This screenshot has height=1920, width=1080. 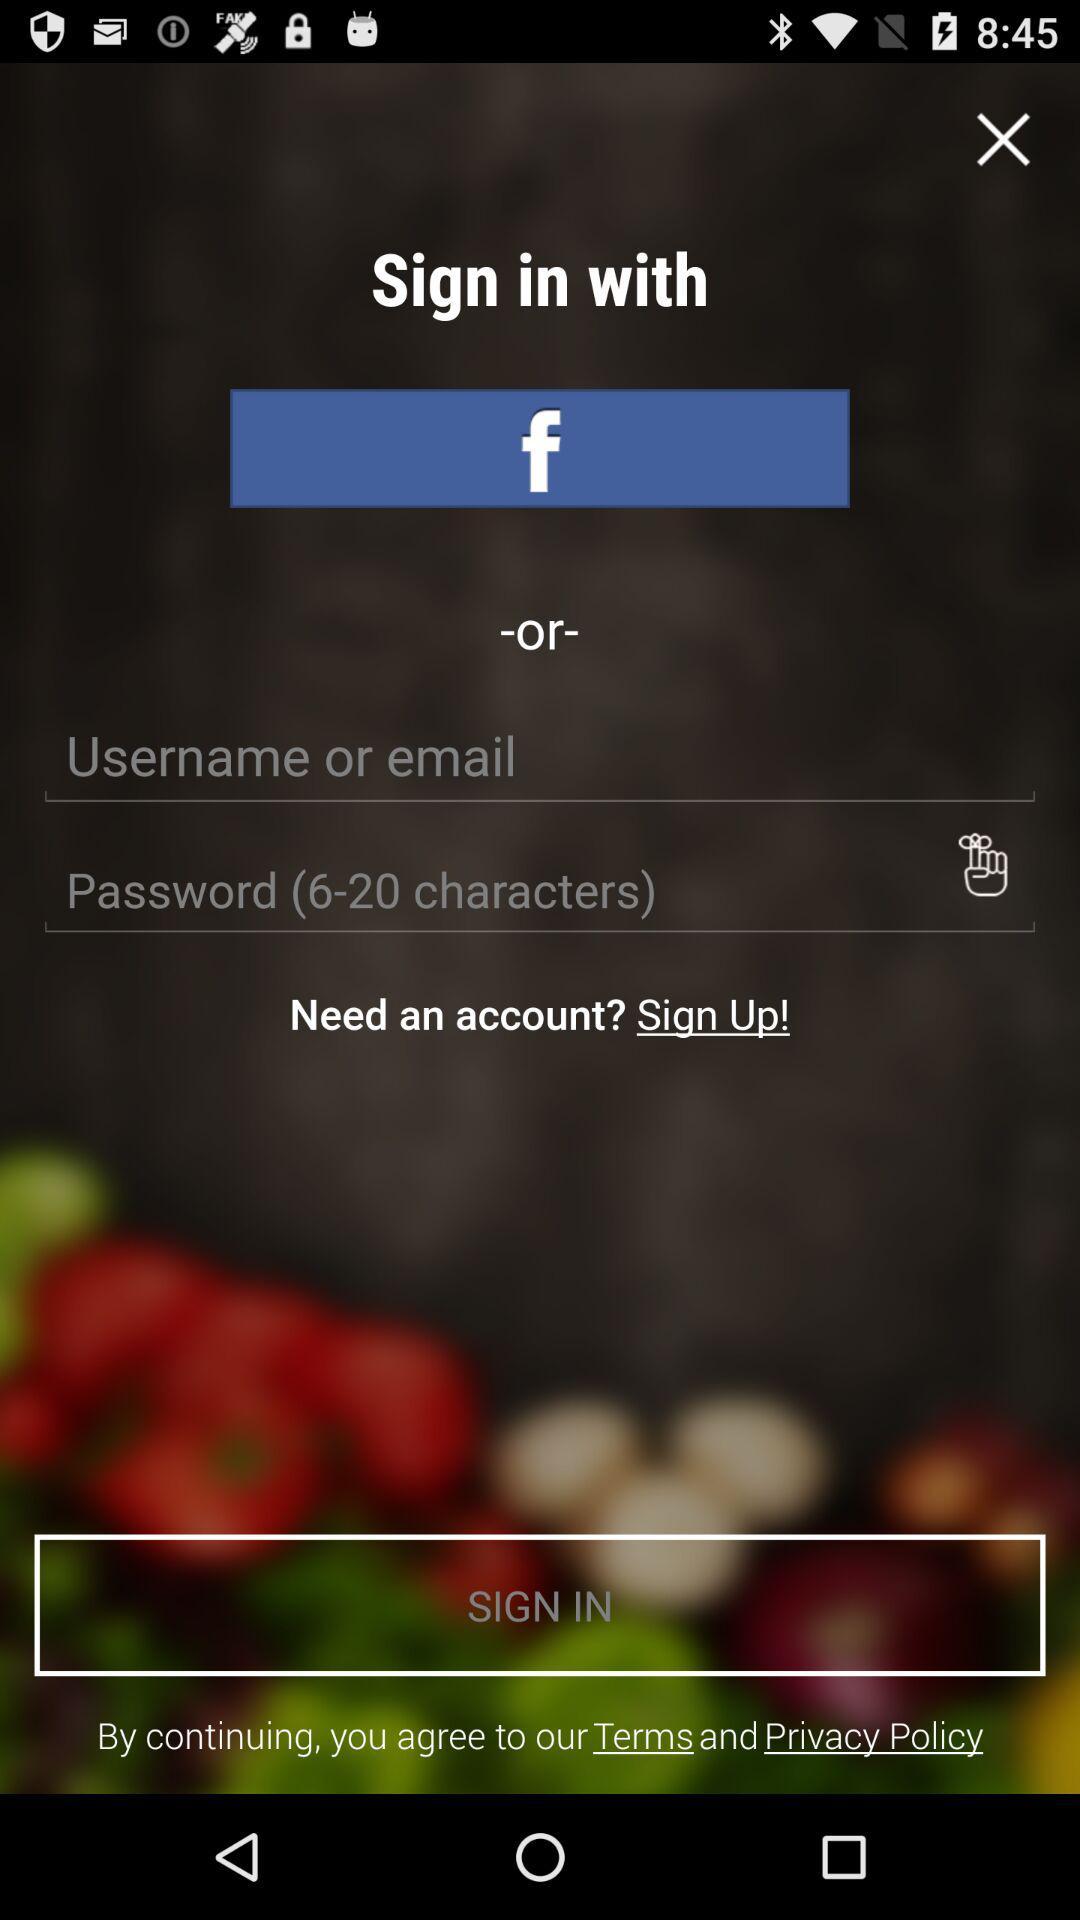 What do you see at coordinates (981, 864) in the screenshot?
I see `button above sign in icon` at bounding box center [981, 864].